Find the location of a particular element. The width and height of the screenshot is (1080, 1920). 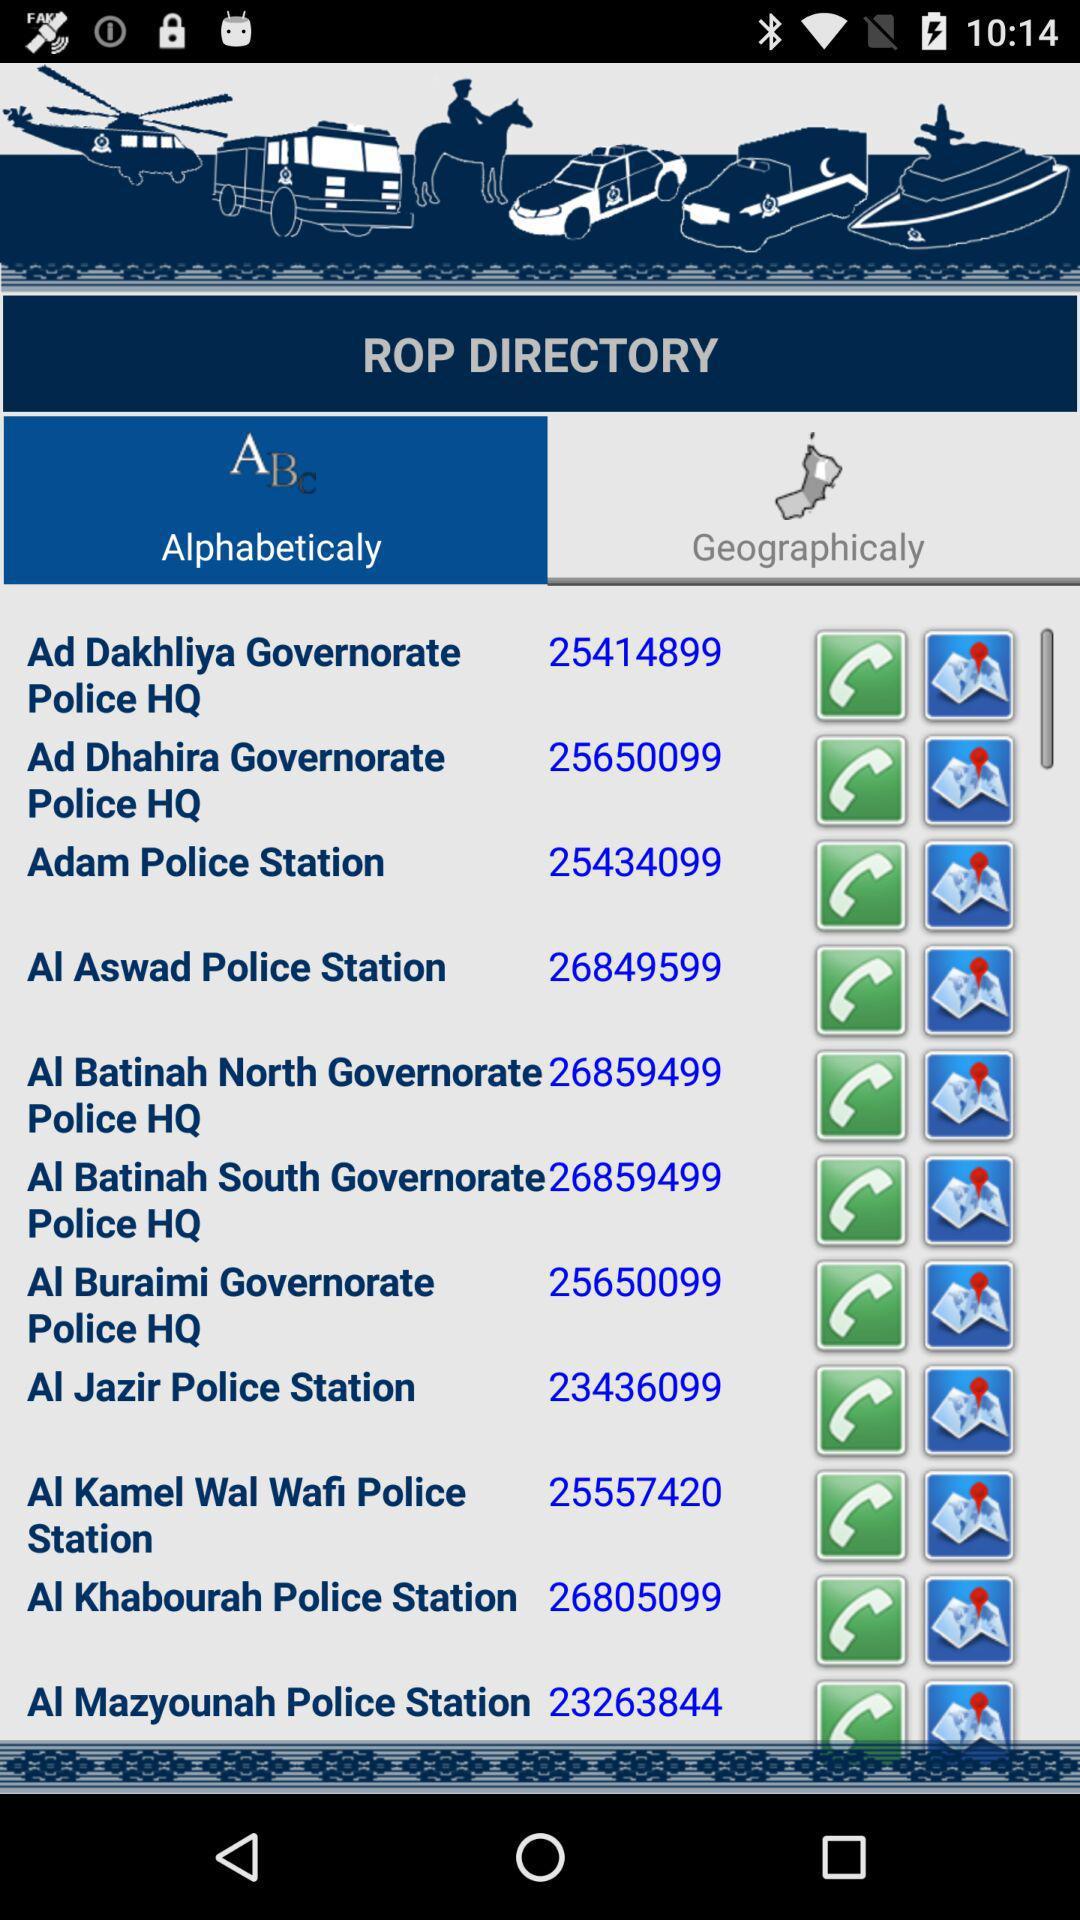

this button brings up the map location of this police station is located at coordinates (967, 1725).